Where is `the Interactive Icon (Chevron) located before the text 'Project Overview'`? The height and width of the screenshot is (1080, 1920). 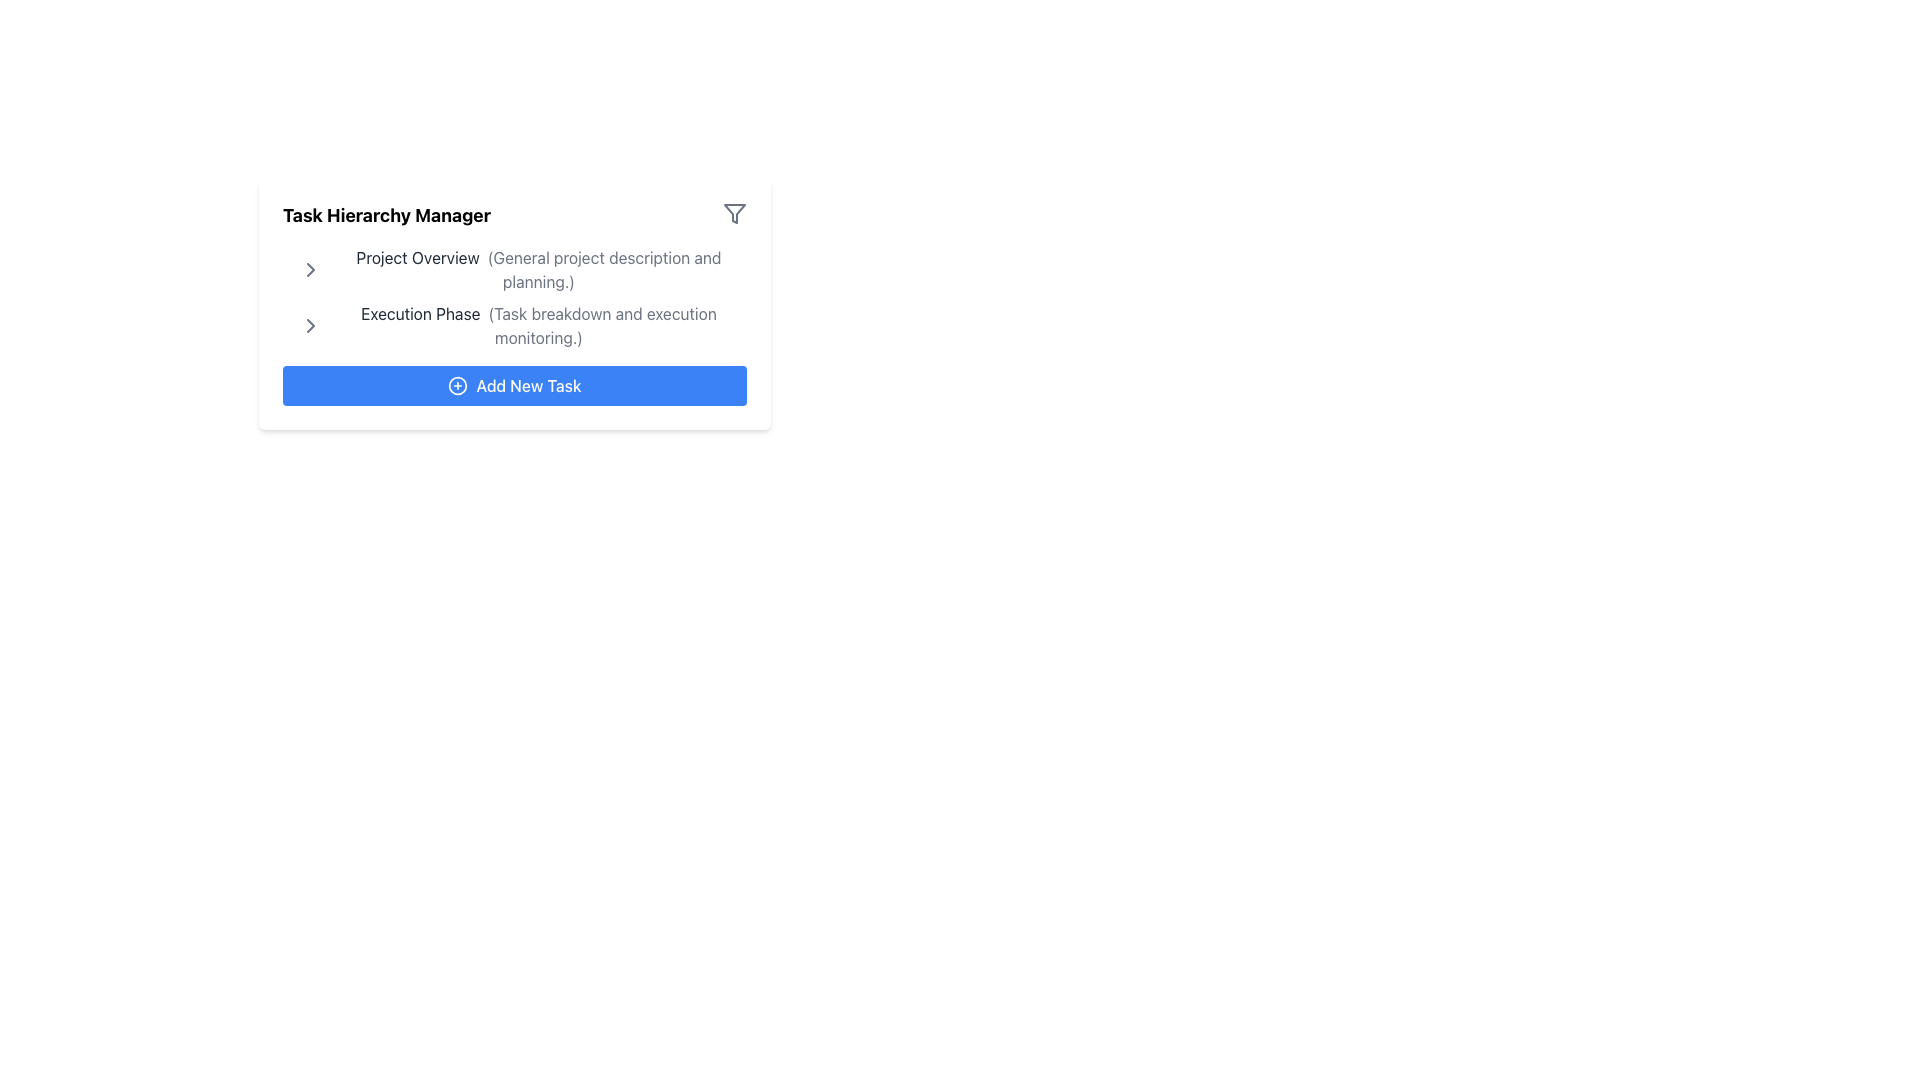 the Interactive Icon (Chevron) located before the text 'Project Overview' is located at coordinates (310, 270).